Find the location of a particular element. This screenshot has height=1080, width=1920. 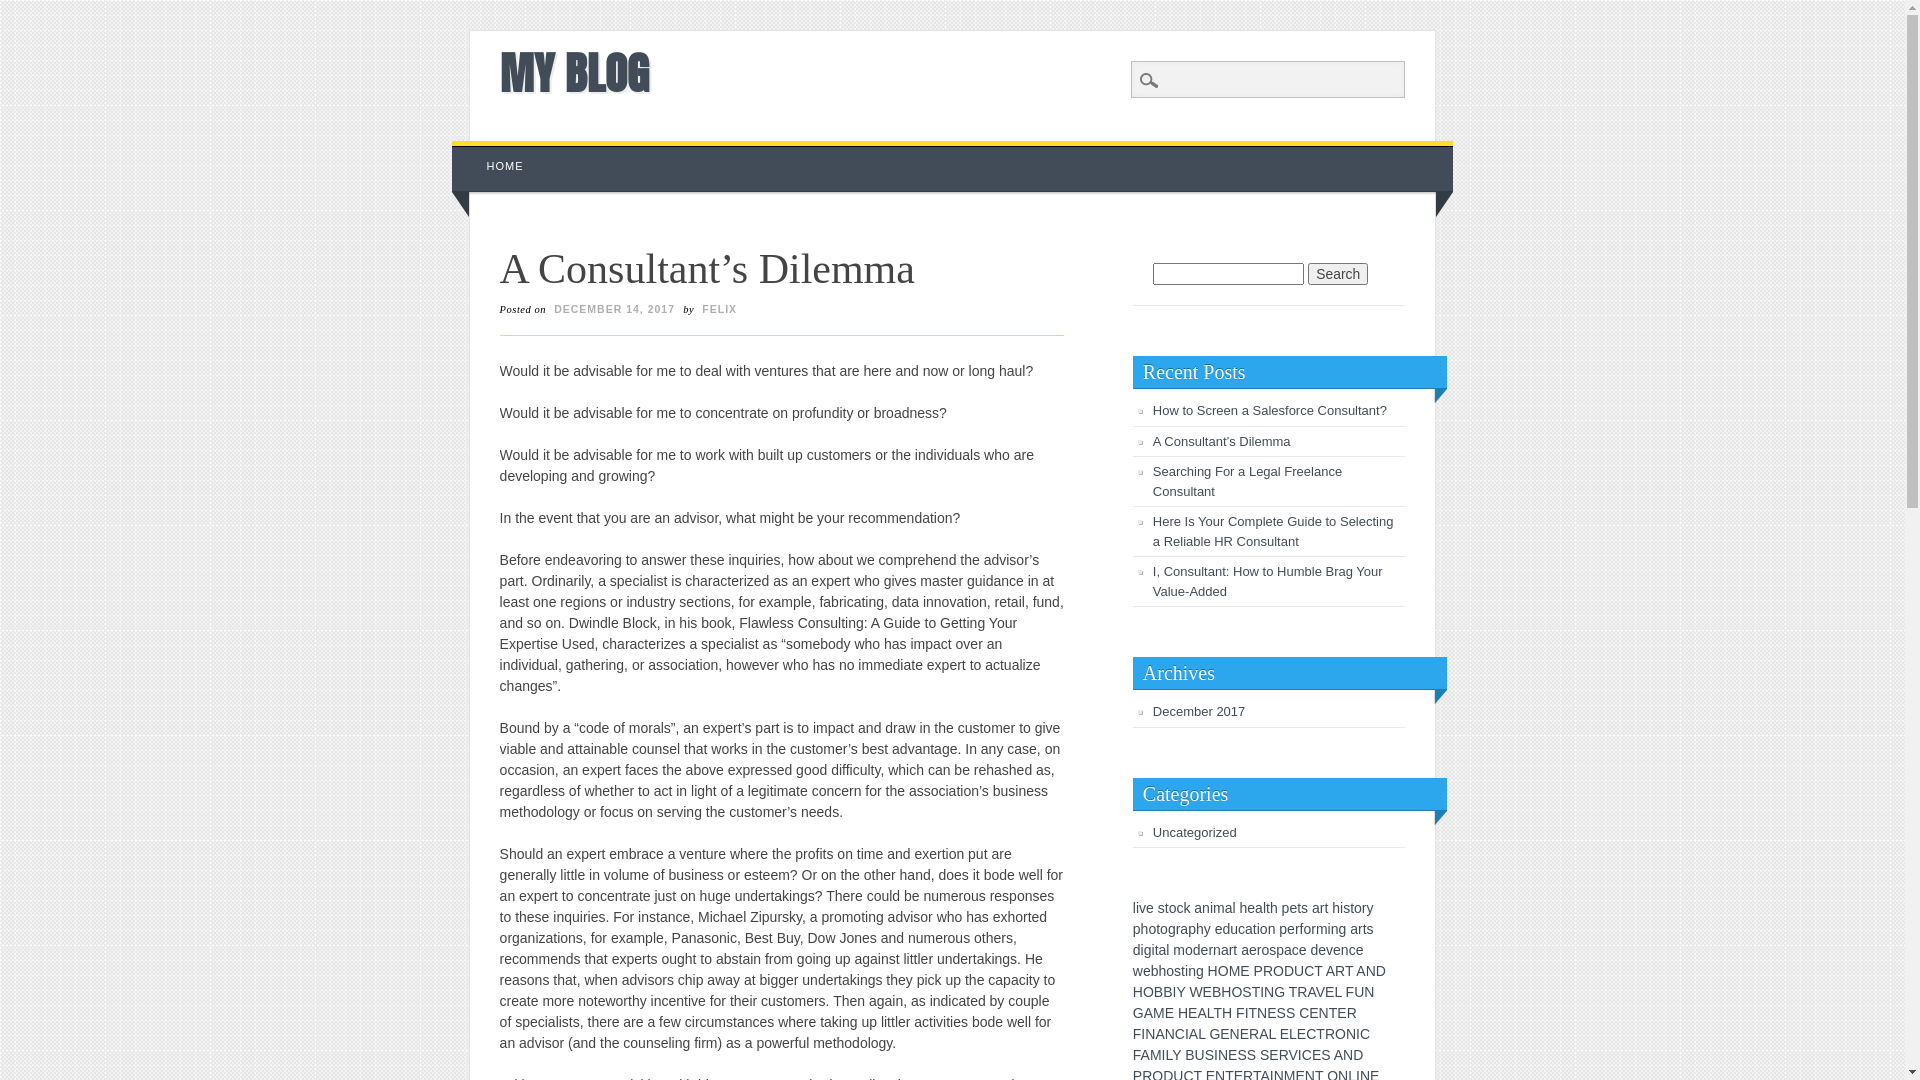

'r' is located at coordinates (1313, 929).